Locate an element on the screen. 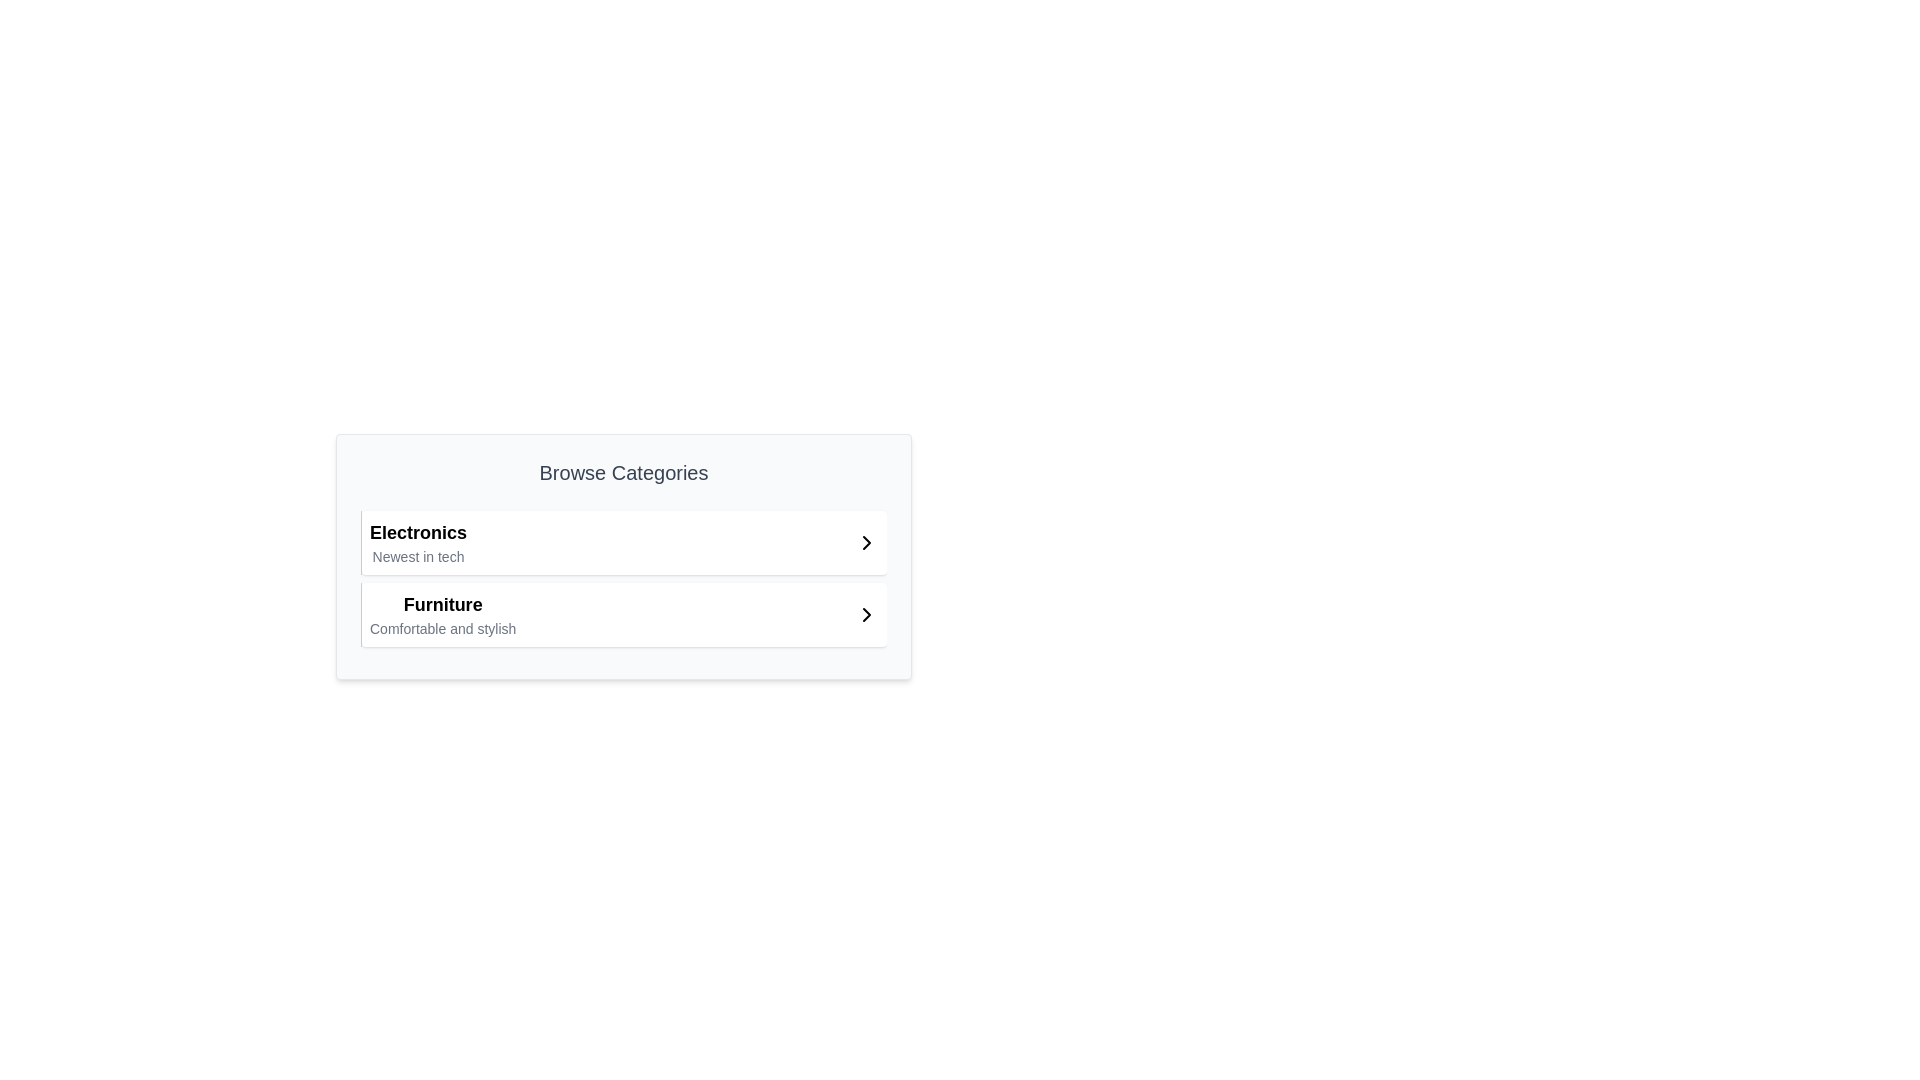  the text label that reads 'Newest in tech', which is positioned below the bold 'Electronics' title in light gray color is located at coordinates (417, 556).